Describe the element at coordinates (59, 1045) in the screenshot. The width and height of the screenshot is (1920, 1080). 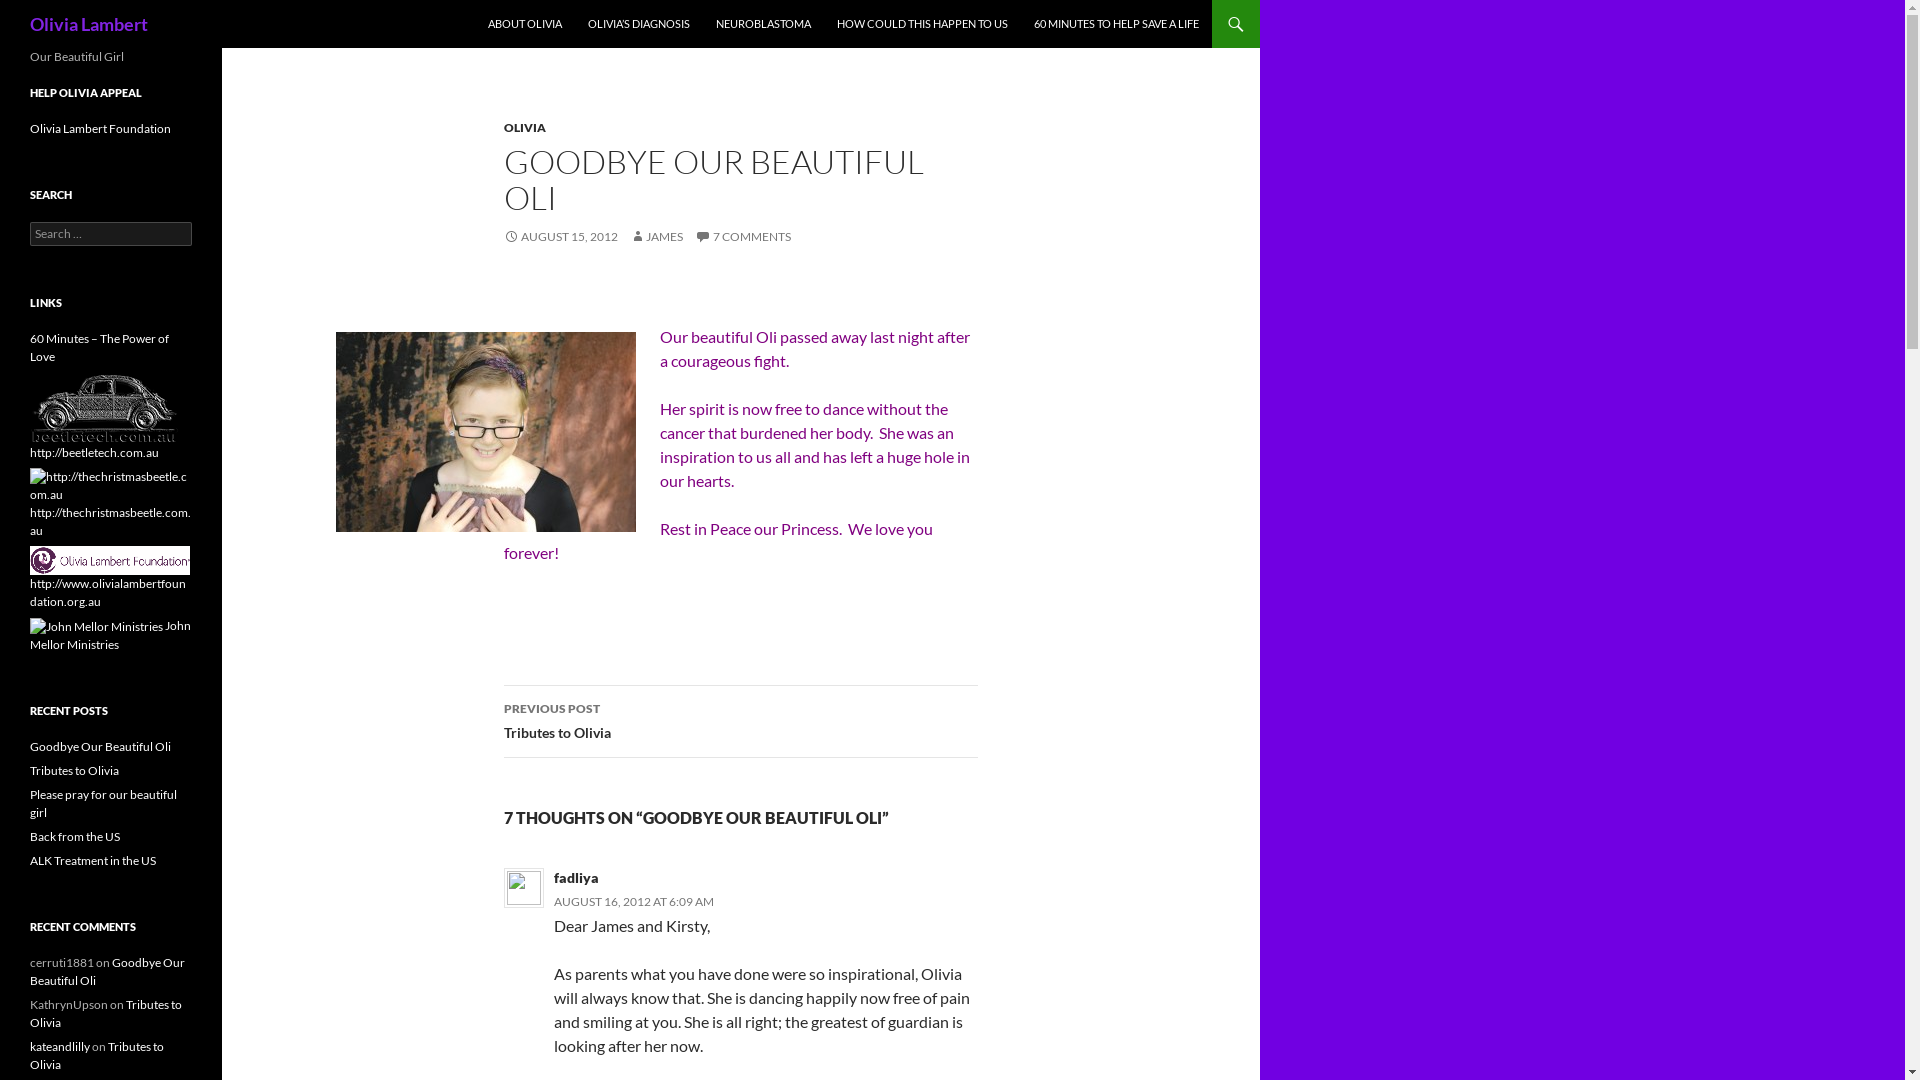
I see `'kateandlilly'` at that location.